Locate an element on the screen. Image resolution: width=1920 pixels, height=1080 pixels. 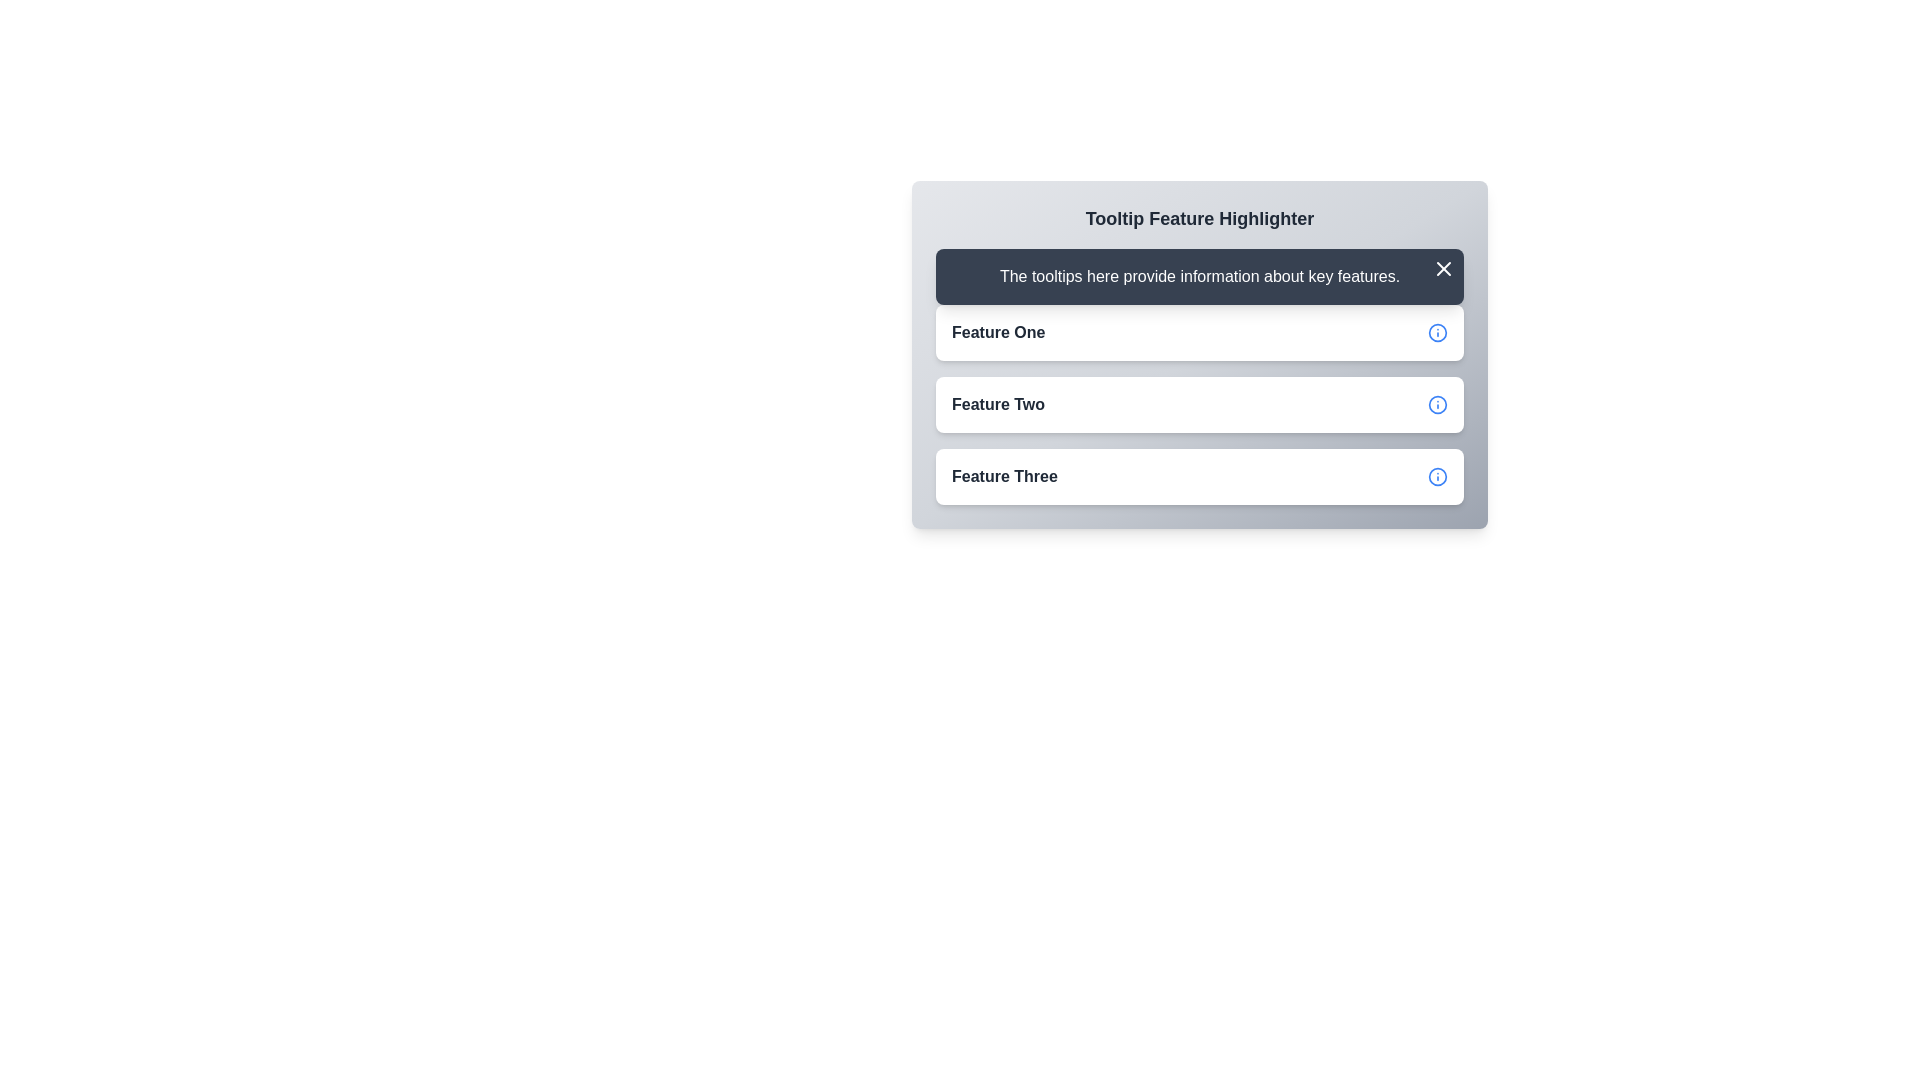
the blue informational icon located to the right of the 'Feature Two' label is located at coordinates (1437, 405).